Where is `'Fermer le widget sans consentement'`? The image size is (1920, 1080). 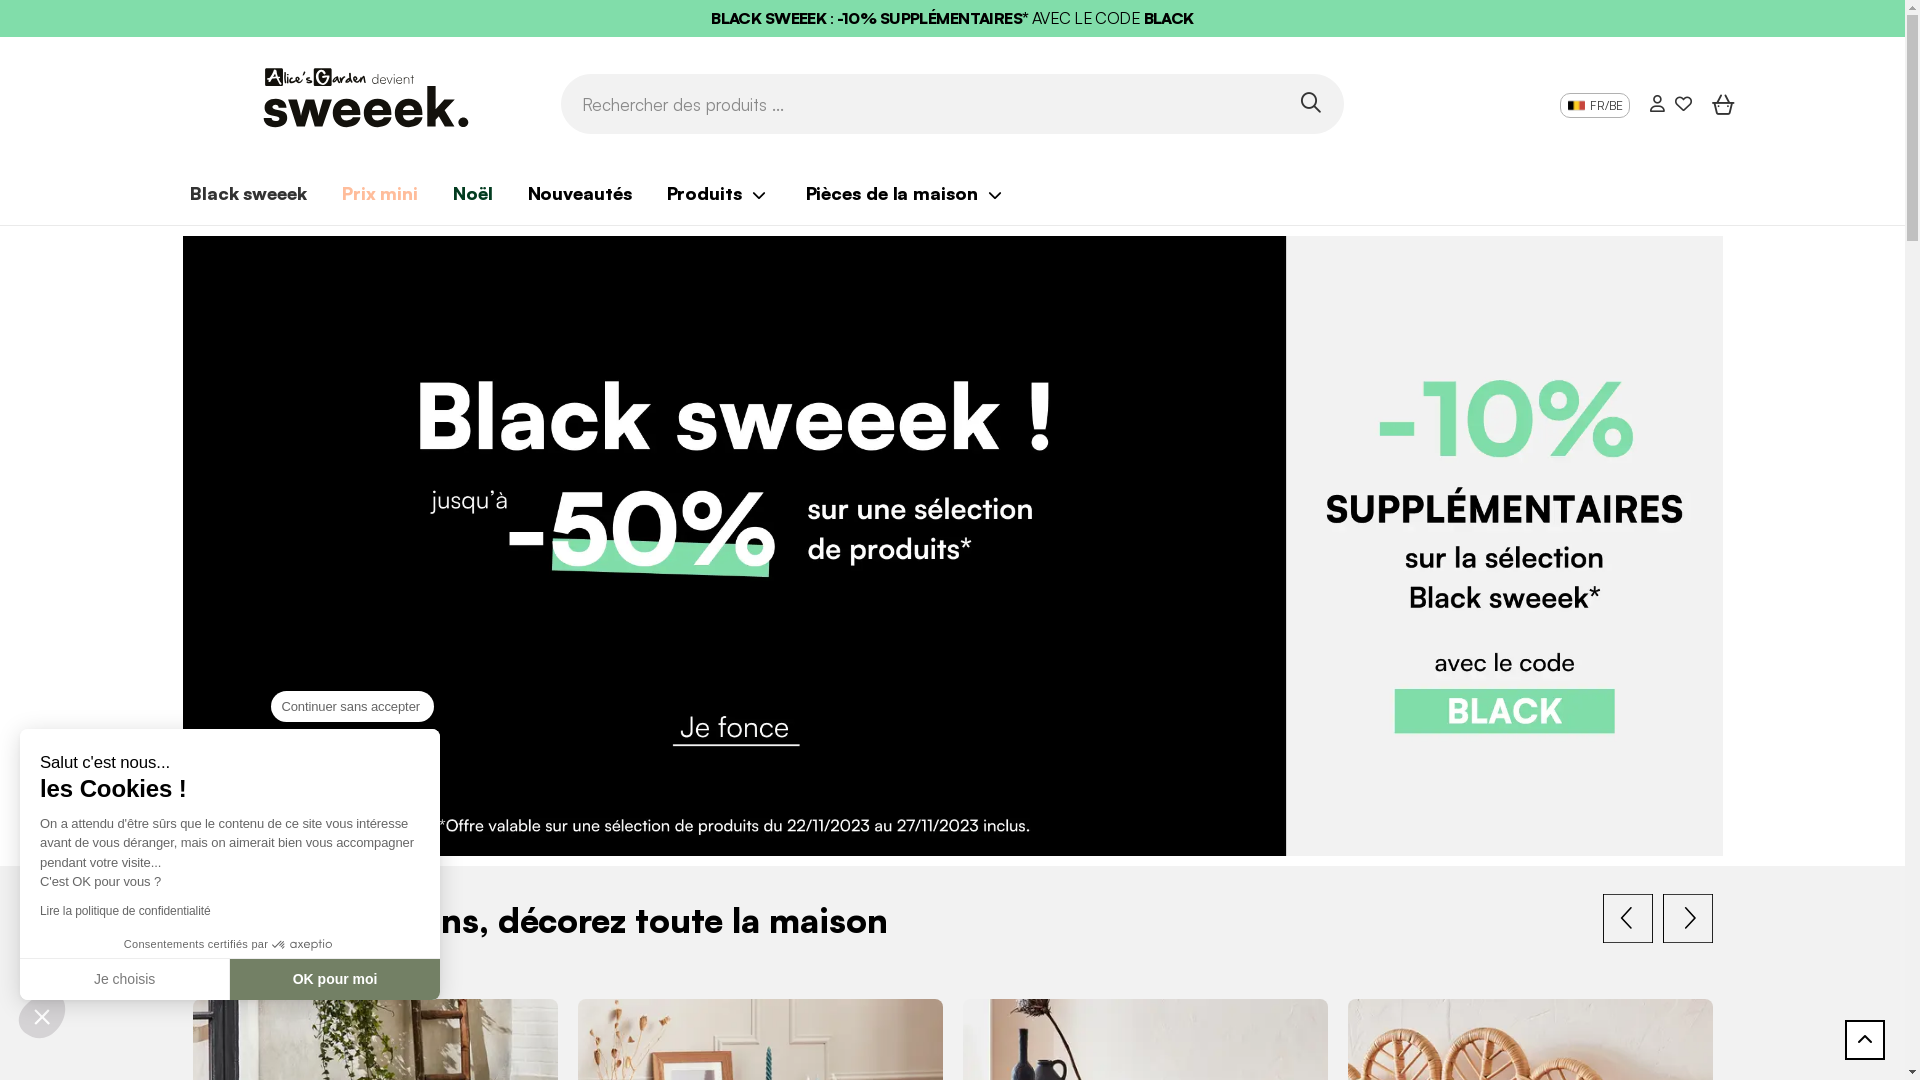
'Fermer le widget sans consentement' is located at coordinates (42, 1015).